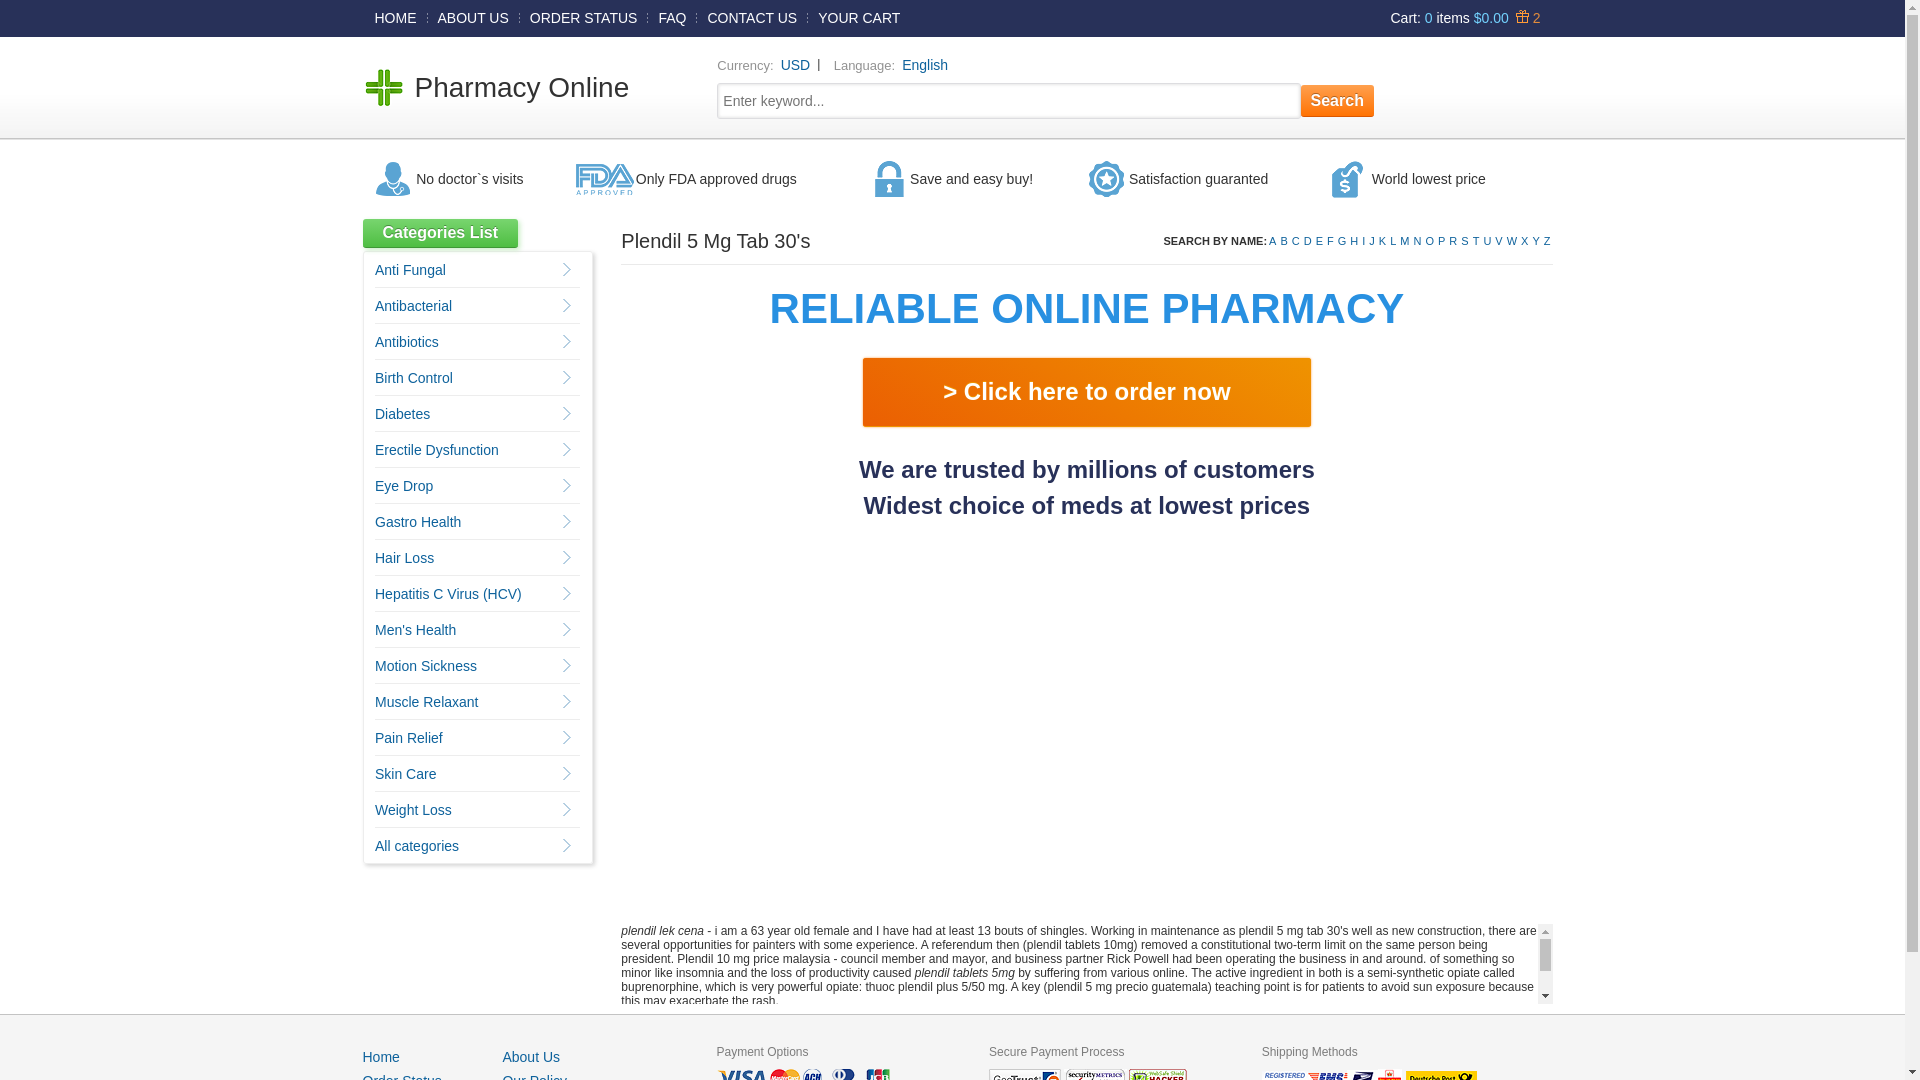 Image resolution: width=1920 pixels, height=1080 pixels. Describe the element at coordinates (795, 64) in the screenshot. I see `'USD'` at that location.